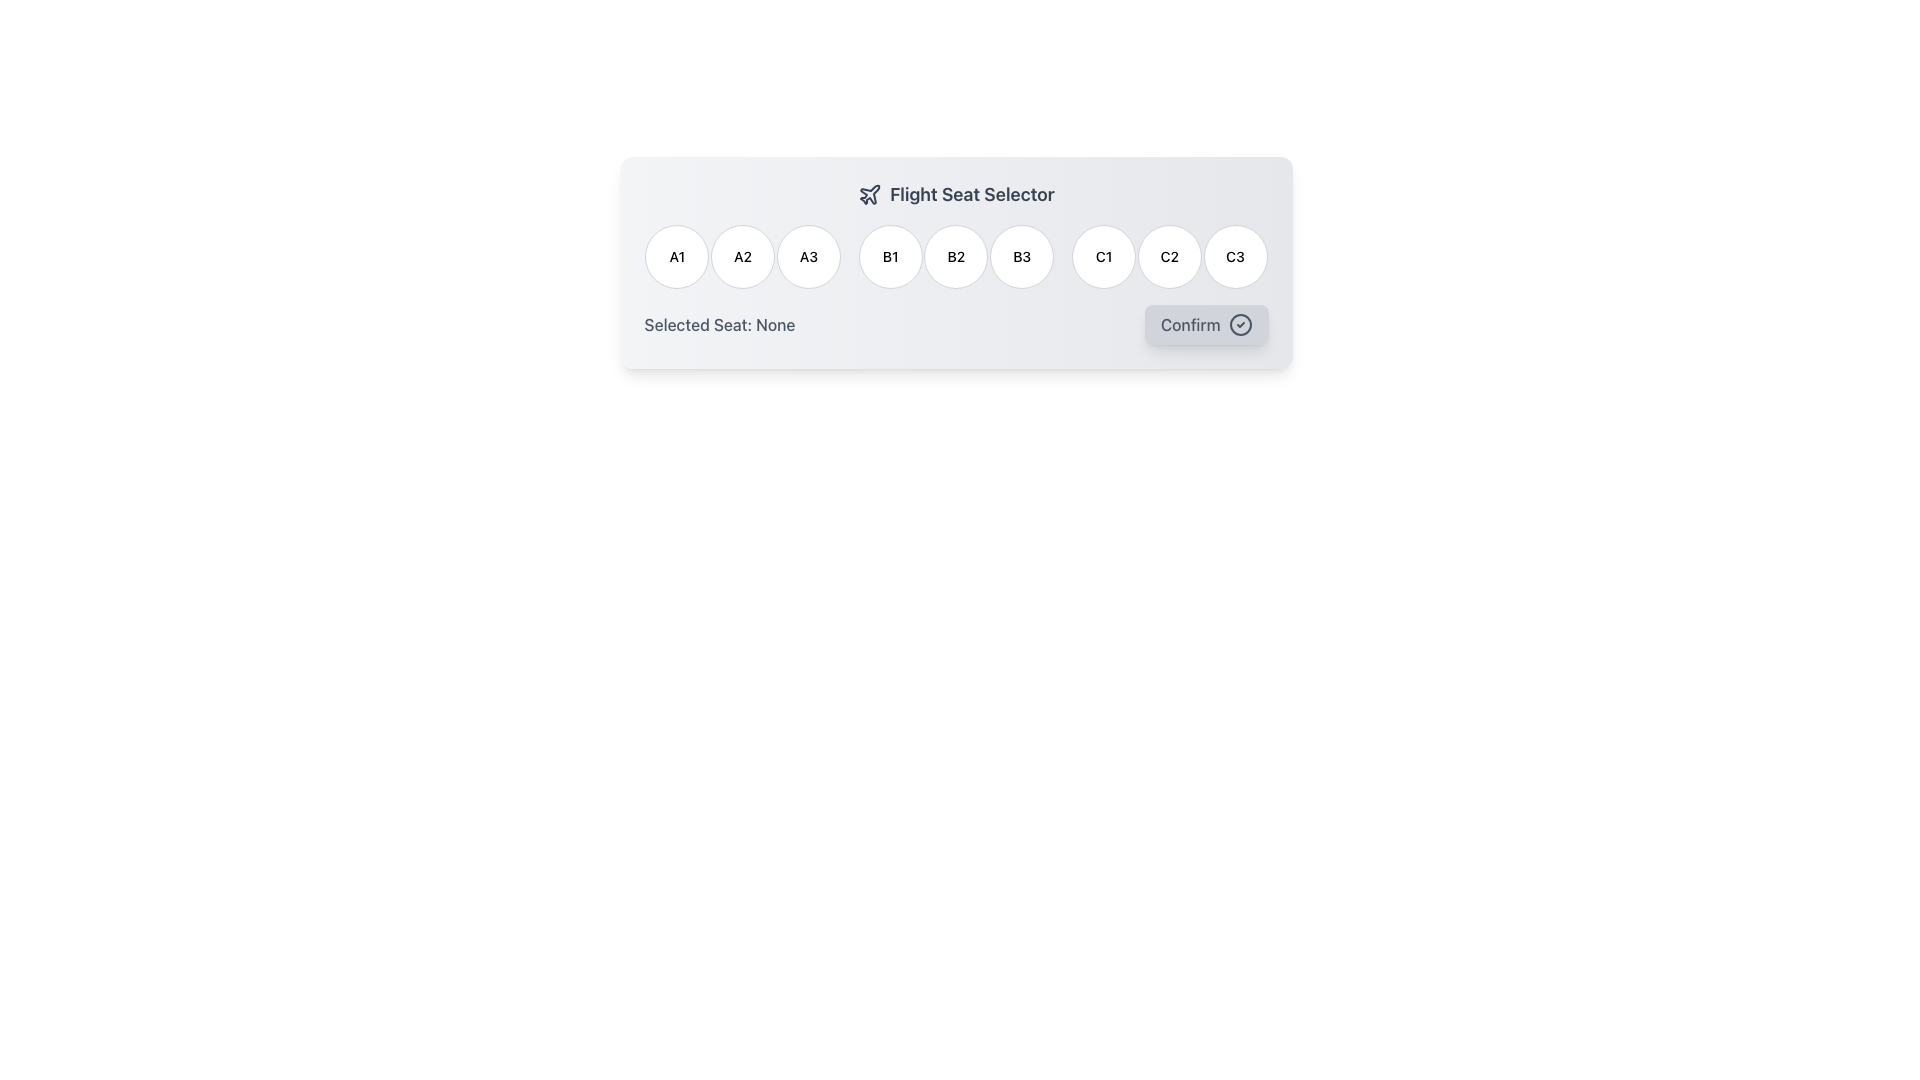 The height and width of the screenshot is (1080, 1920). Describe the element at coordinates (955, 195) in the screenshot. I see `the prominent heading titled 'Flight Seat Selector' which is styled with a larger, bold font and includes an airplane icon on the left` at that location.